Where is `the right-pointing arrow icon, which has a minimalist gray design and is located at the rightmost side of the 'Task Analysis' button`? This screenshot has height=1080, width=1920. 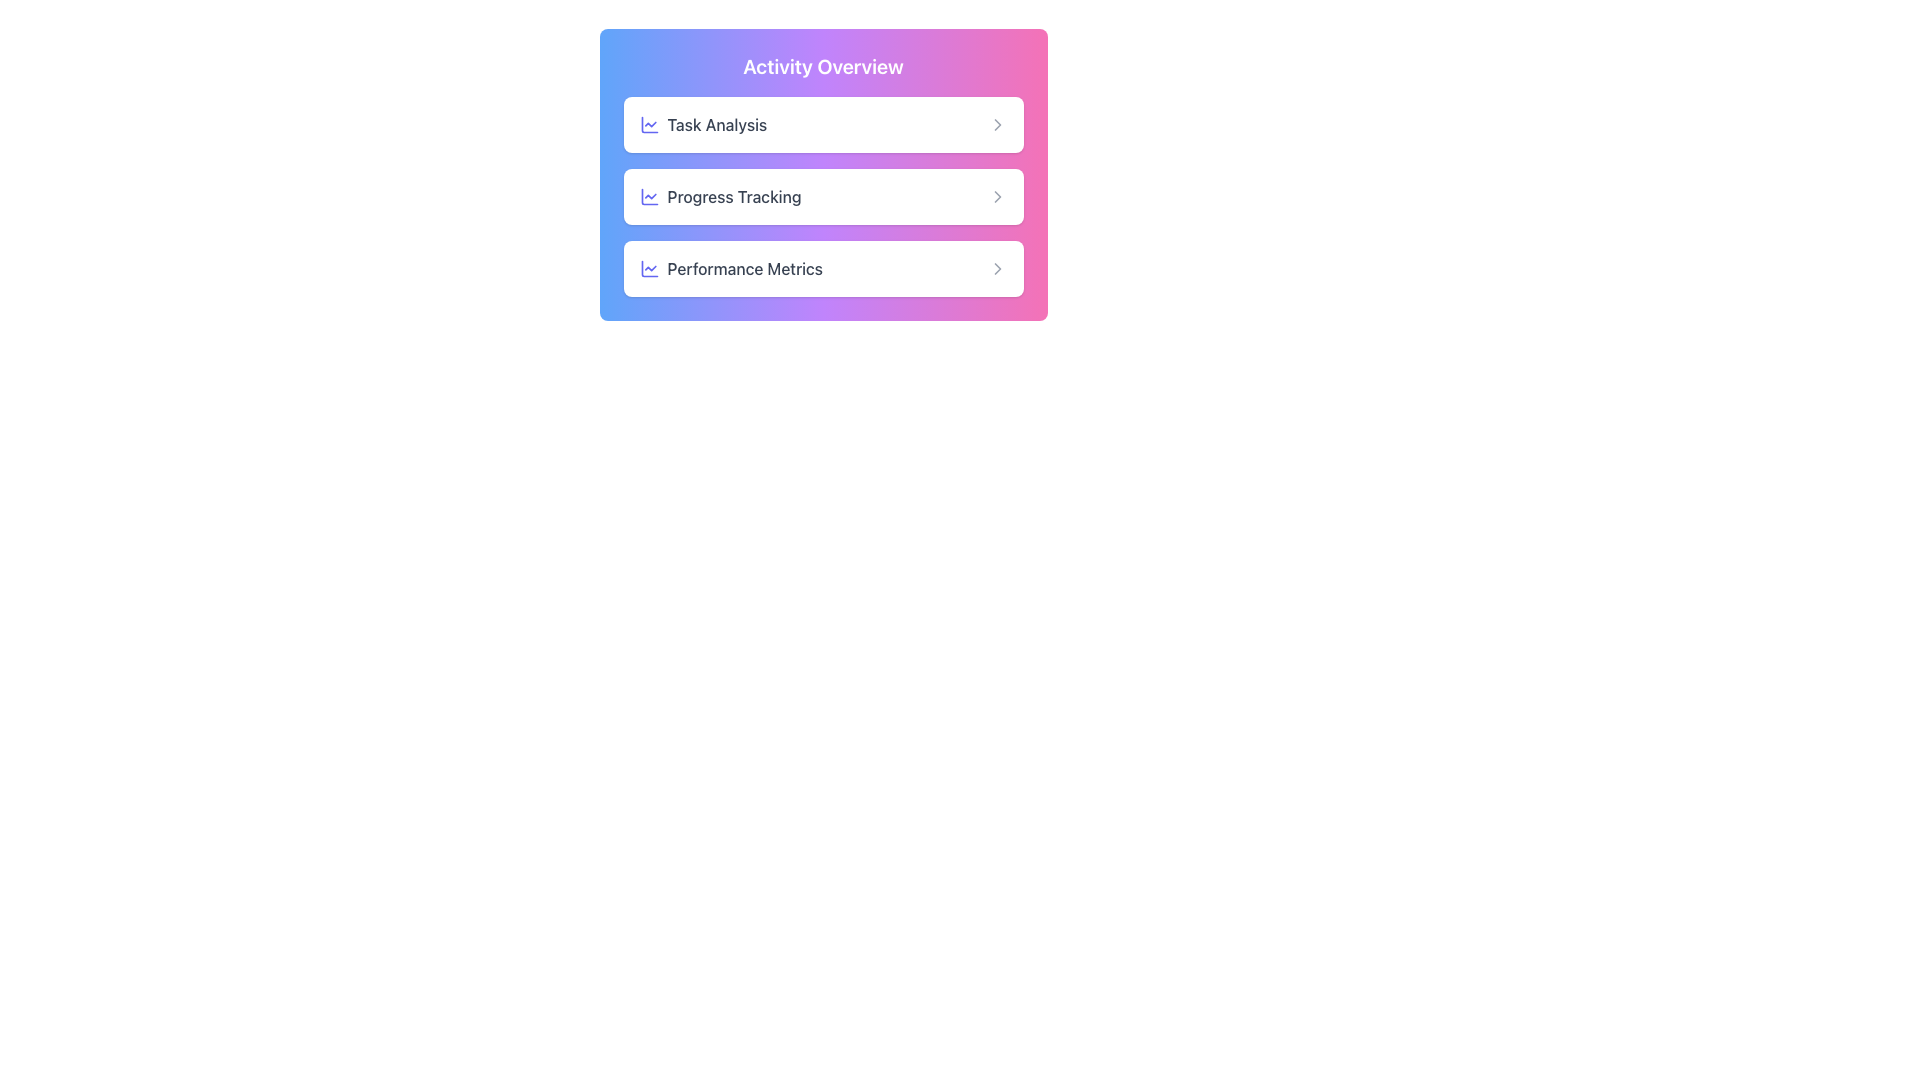
the right-pointing arrow icon, which has a minimalist gray design and is located at the rightmost side of the 'Task Analysis' button is located at coordinates (997, 124).